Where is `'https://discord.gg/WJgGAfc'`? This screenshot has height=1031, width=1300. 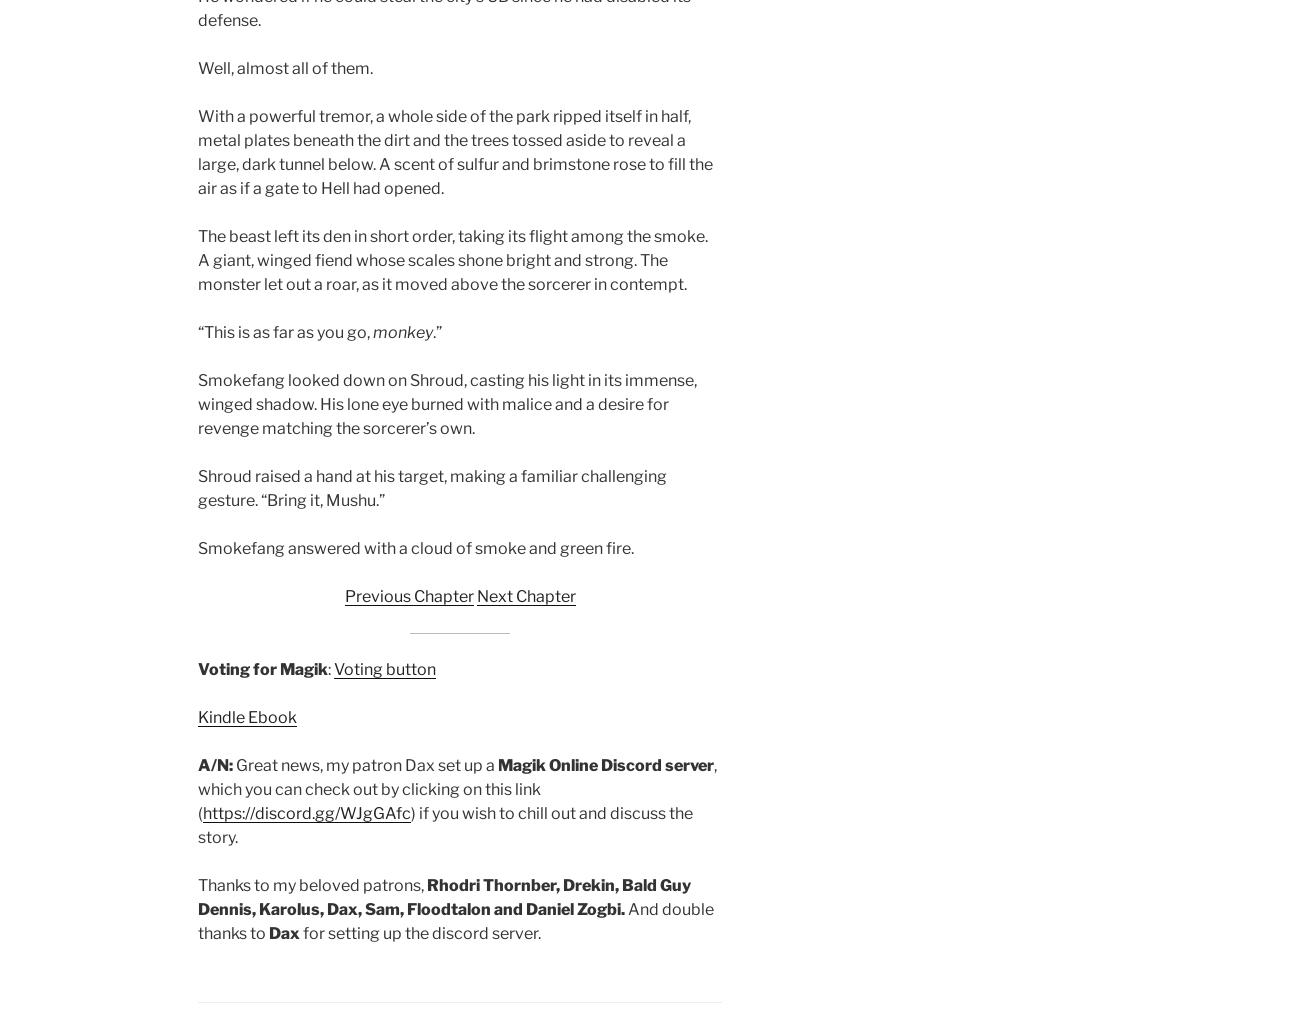 'https://discord.gg/WJgGAfc' is located at coordinates (307, 812).